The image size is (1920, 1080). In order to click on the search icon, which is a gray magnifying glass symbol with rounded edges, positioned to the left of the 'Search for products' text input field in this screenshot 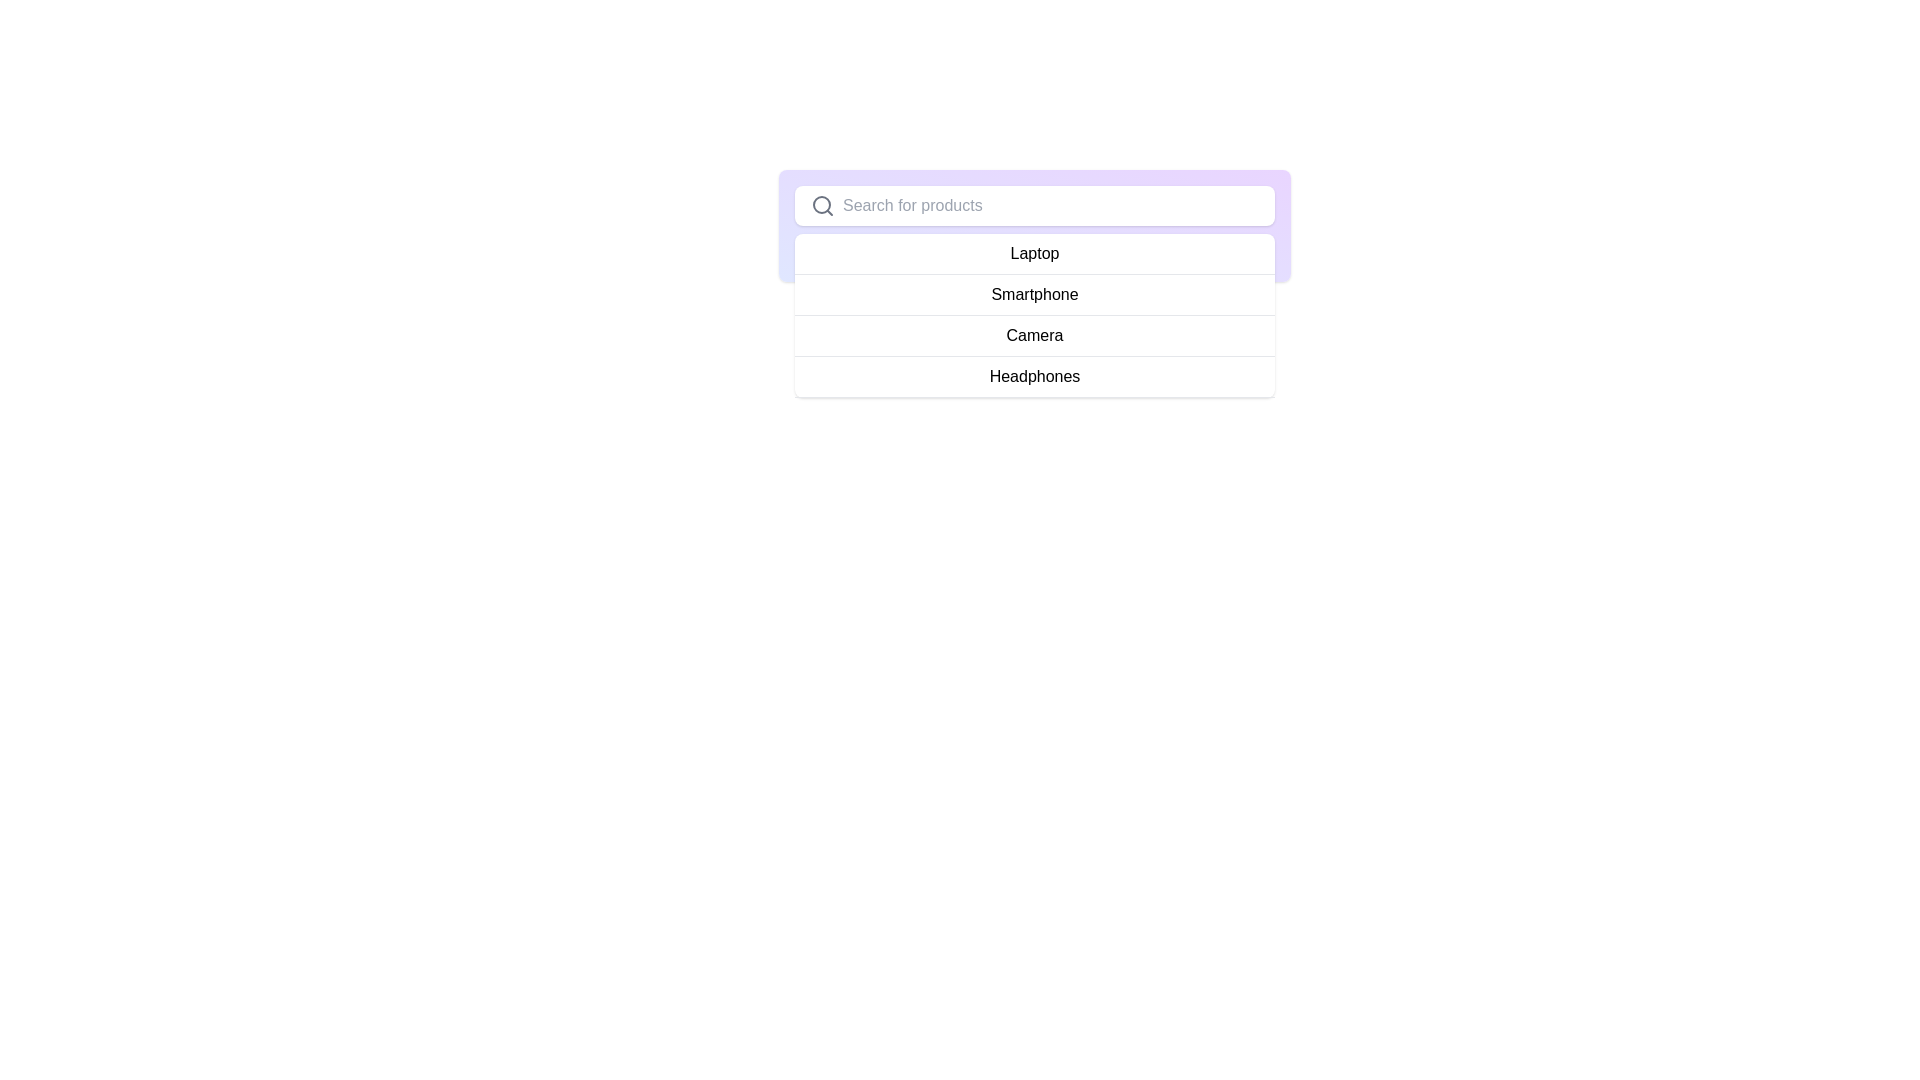, I will do `click(822, 205)`.